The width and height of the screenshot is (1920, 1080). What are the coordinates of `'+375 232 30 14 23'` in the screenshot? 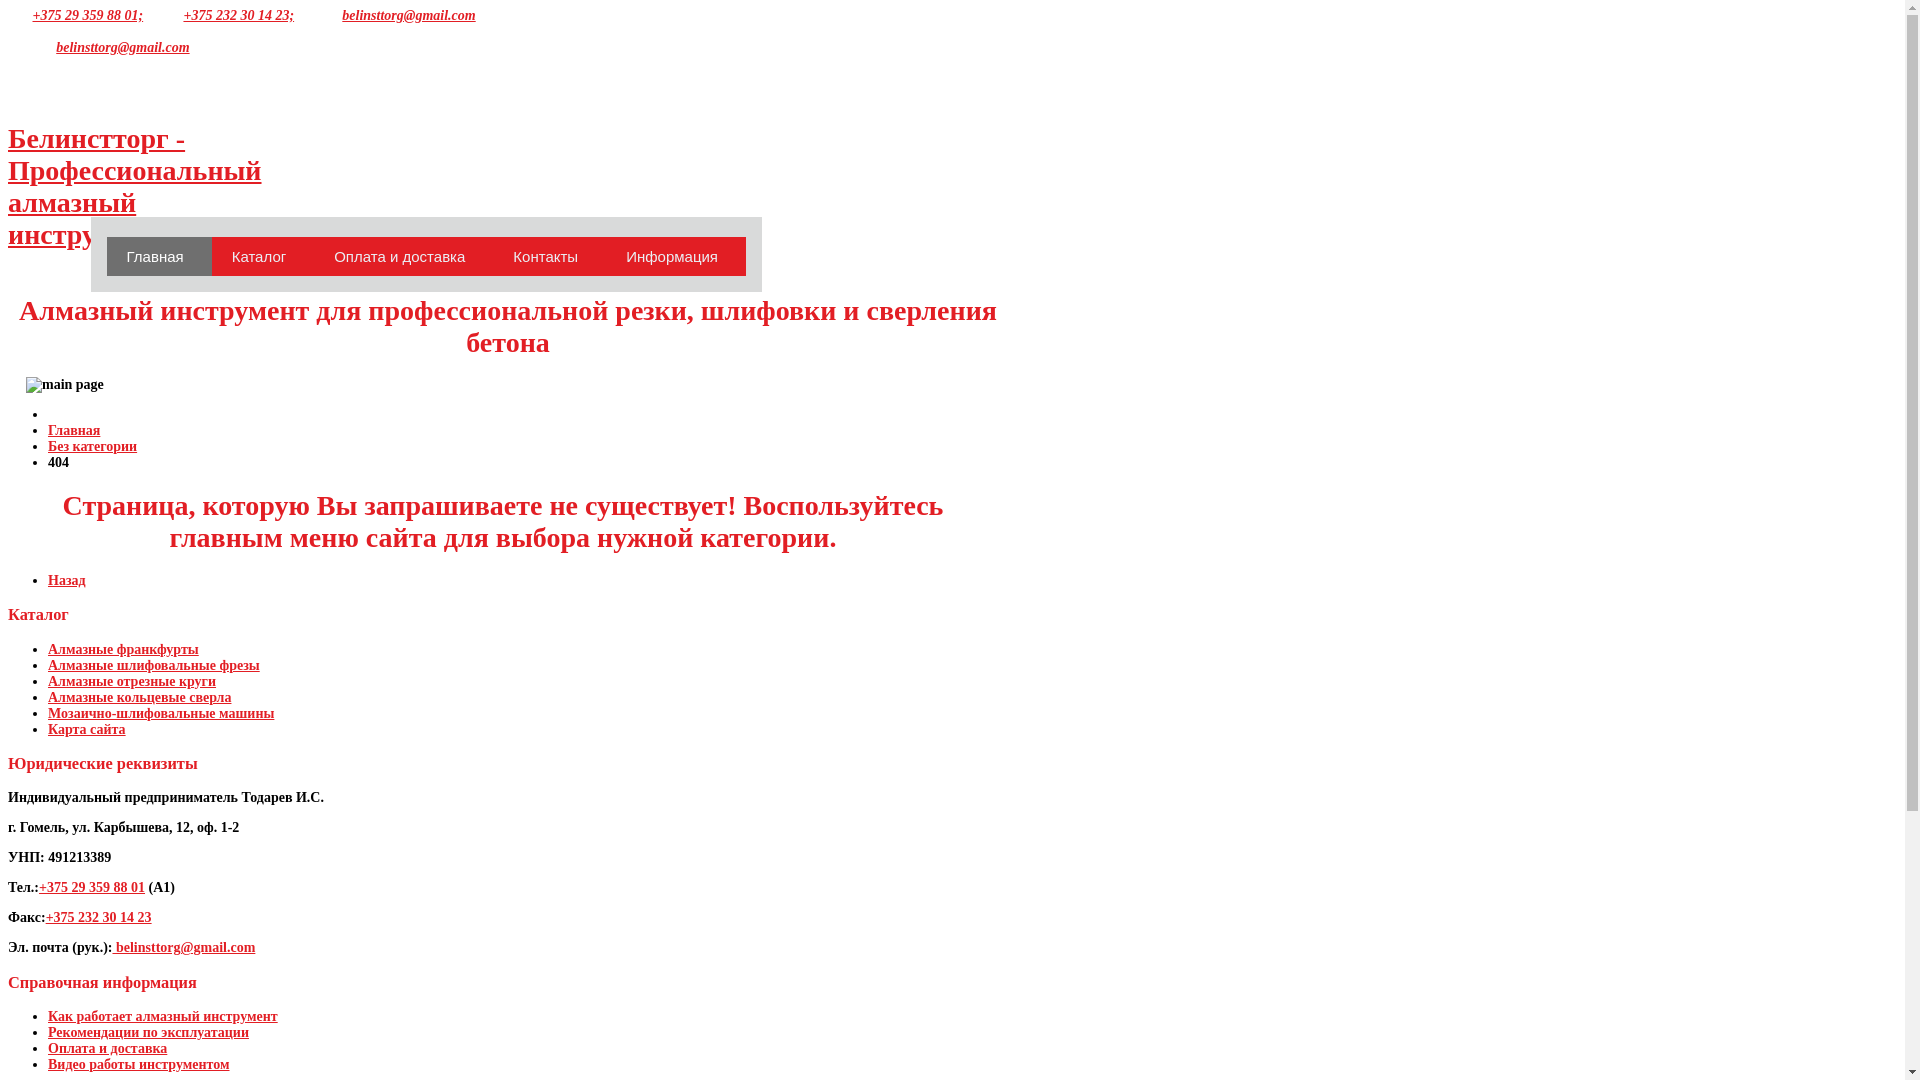 It's located at (98, 917).